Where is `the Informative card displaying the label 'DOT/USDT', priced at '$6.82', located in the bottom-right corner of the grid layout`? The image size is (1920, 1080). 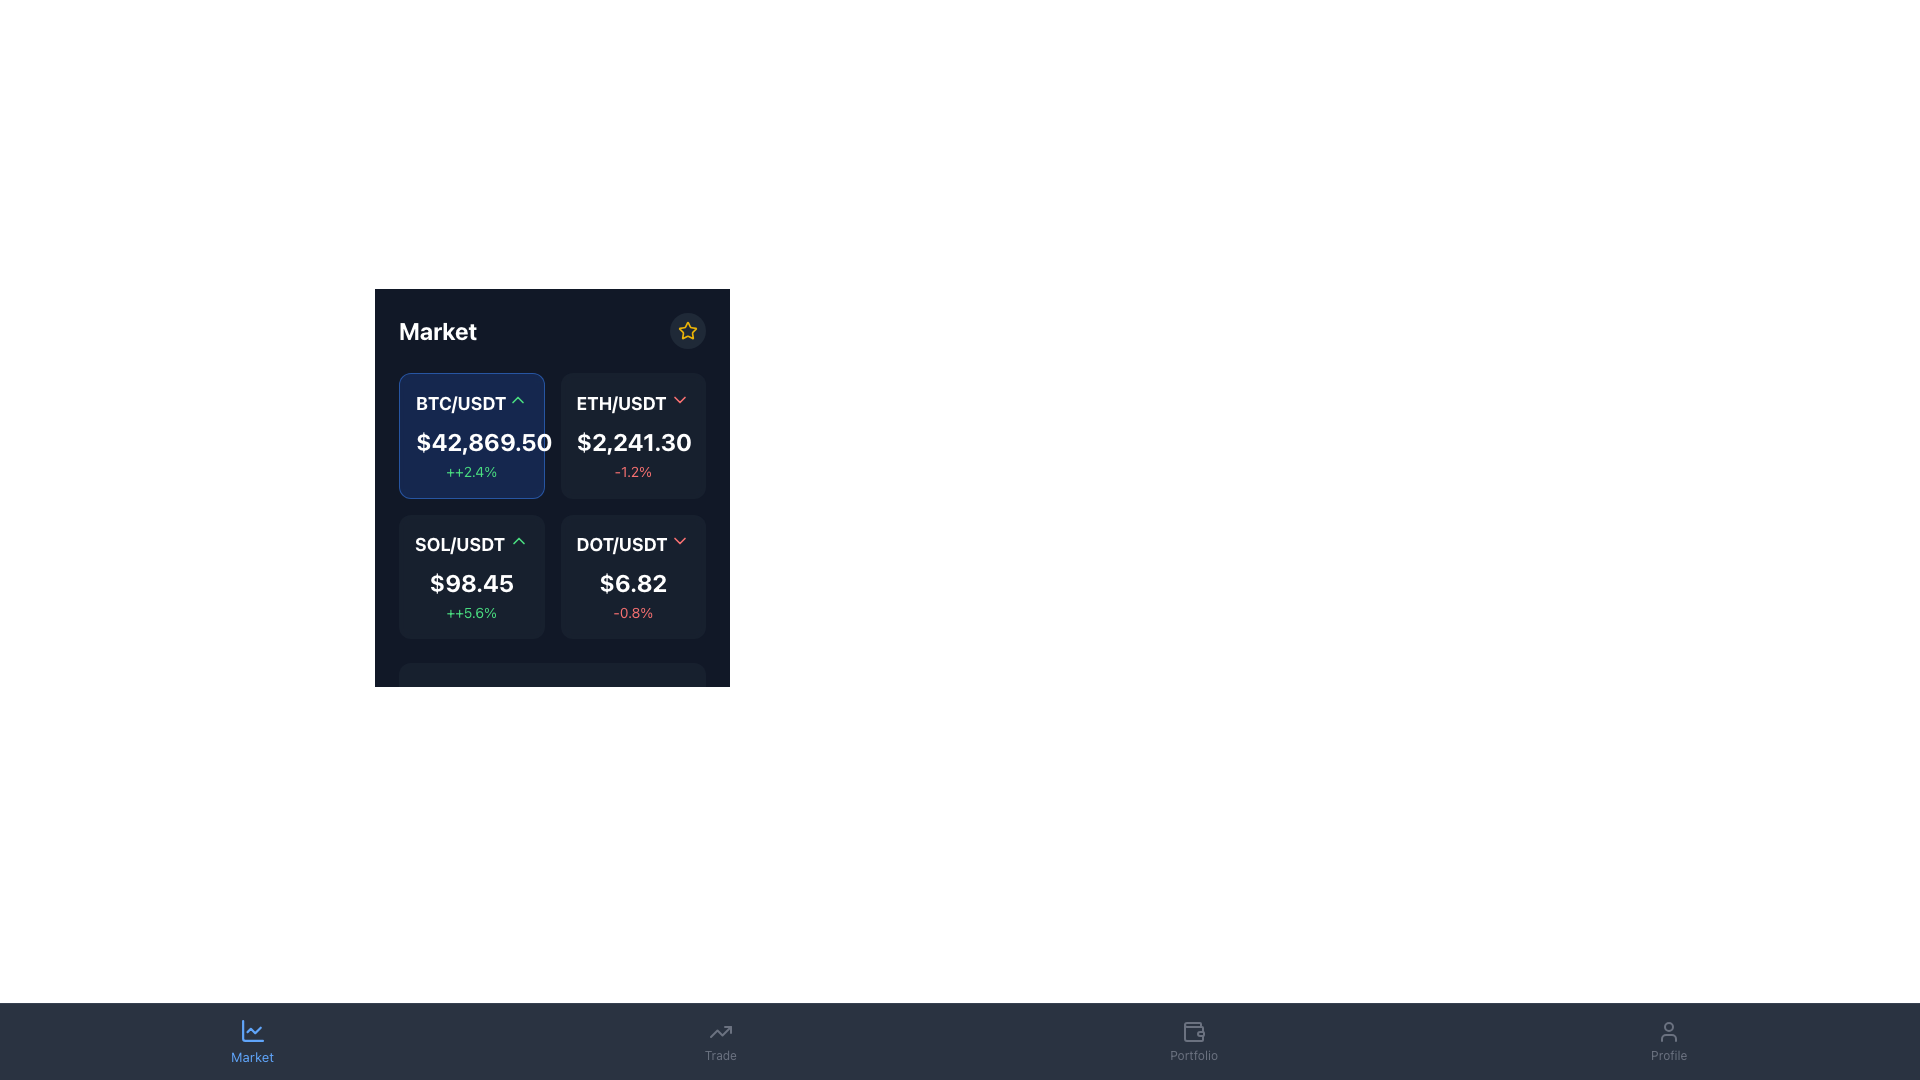 the Informative card displaying the label 'DOT/USDT', priced at '$6.82', located in the bottom-right corner of the grid layout is located at coordinates (632, 577).